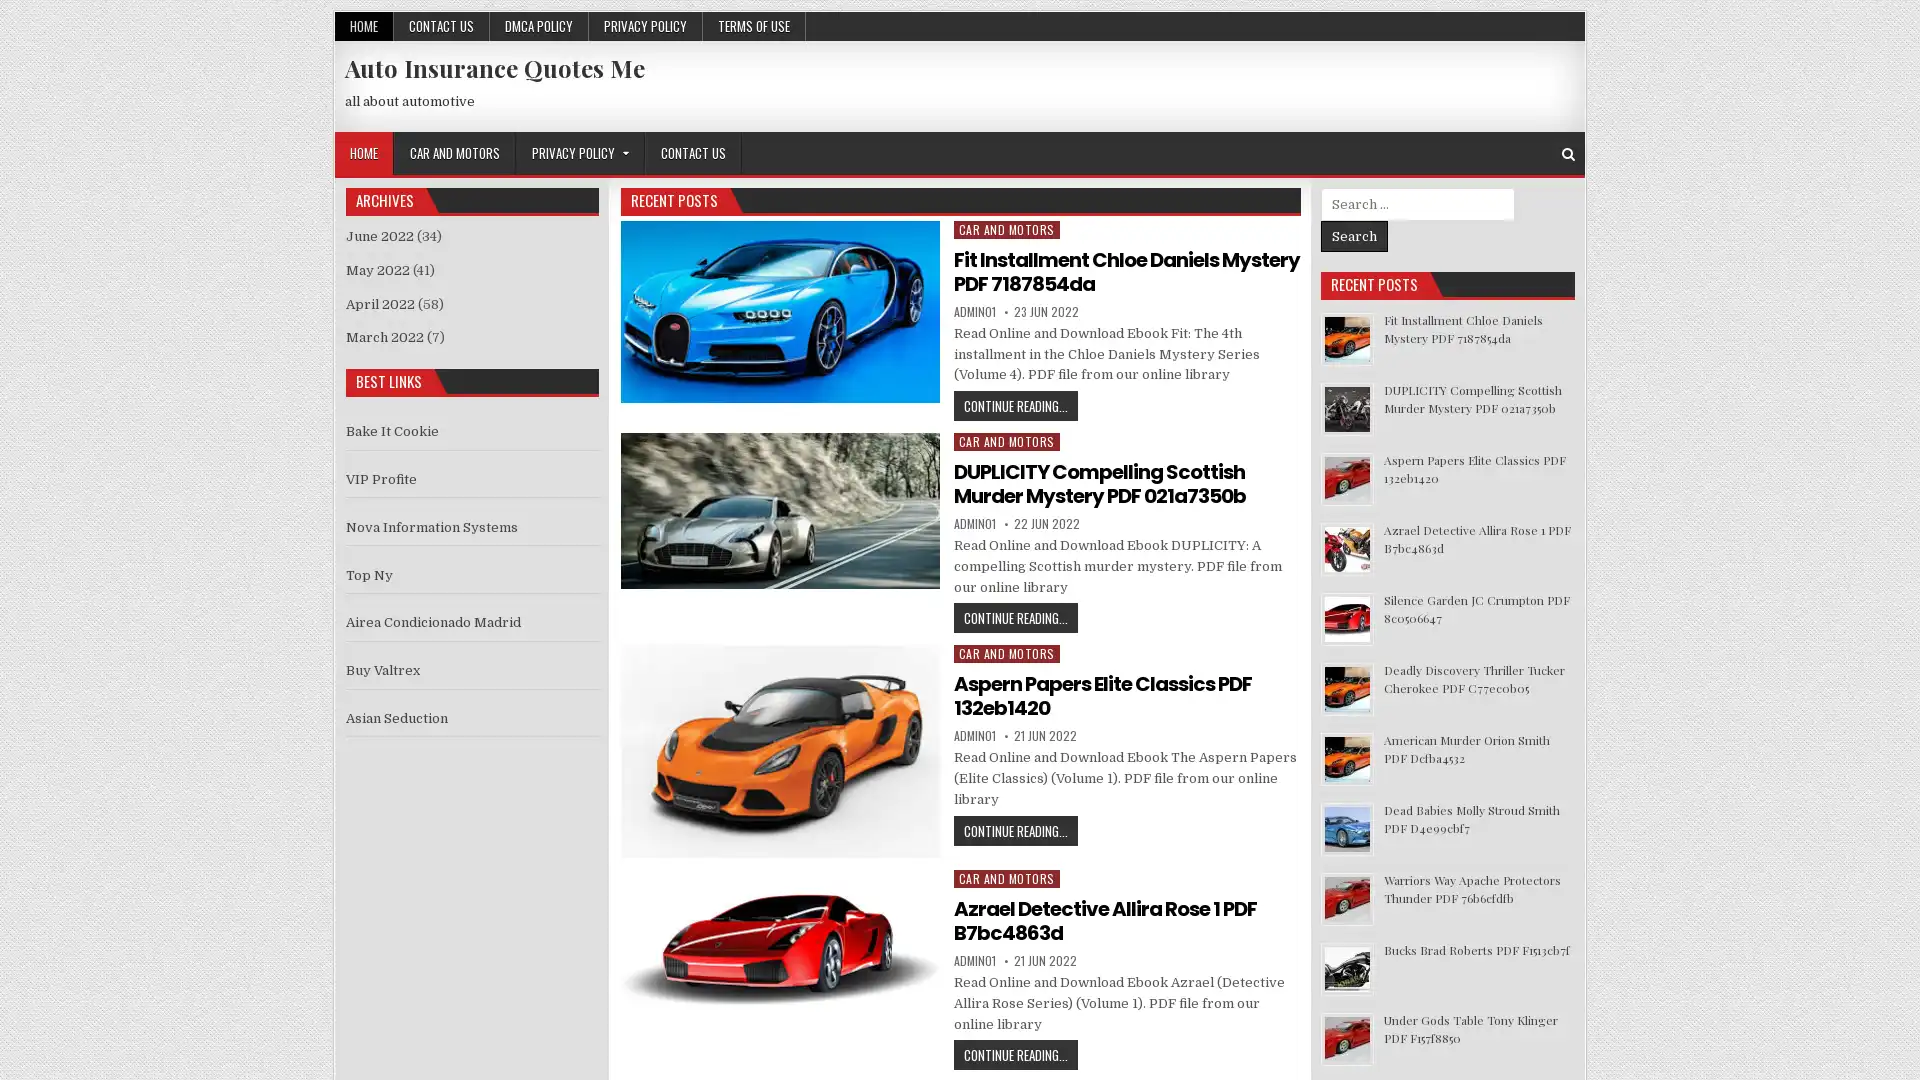 Image resolution: width=1920 pixels, height=1080 pixels. Describe the element at coordinates (1354, 235) in the screenshot. I see `Search` at that location.